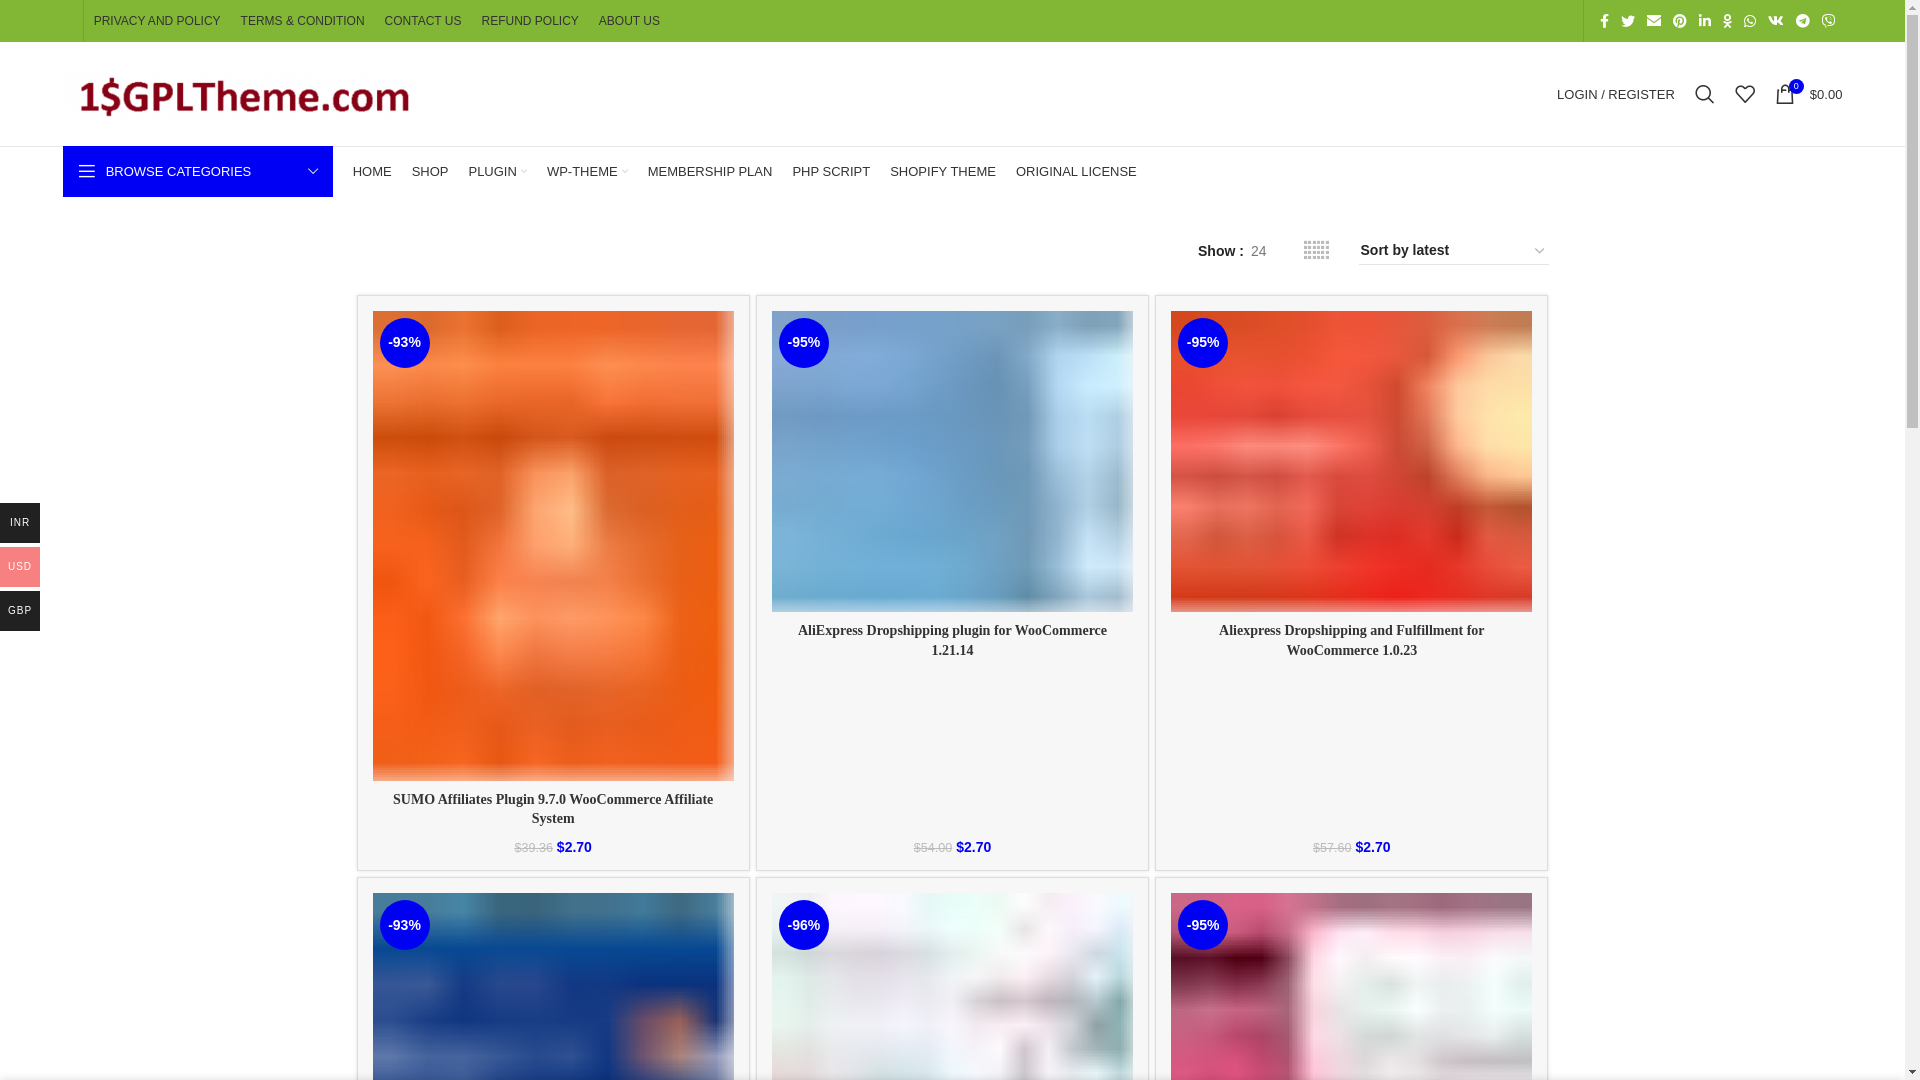 The width and height of the screenshot is (1920, 1080). What do you see at coordinates (372, 171) in the screenshot?
I see `'HOME'` at bounding box center [372, 171].